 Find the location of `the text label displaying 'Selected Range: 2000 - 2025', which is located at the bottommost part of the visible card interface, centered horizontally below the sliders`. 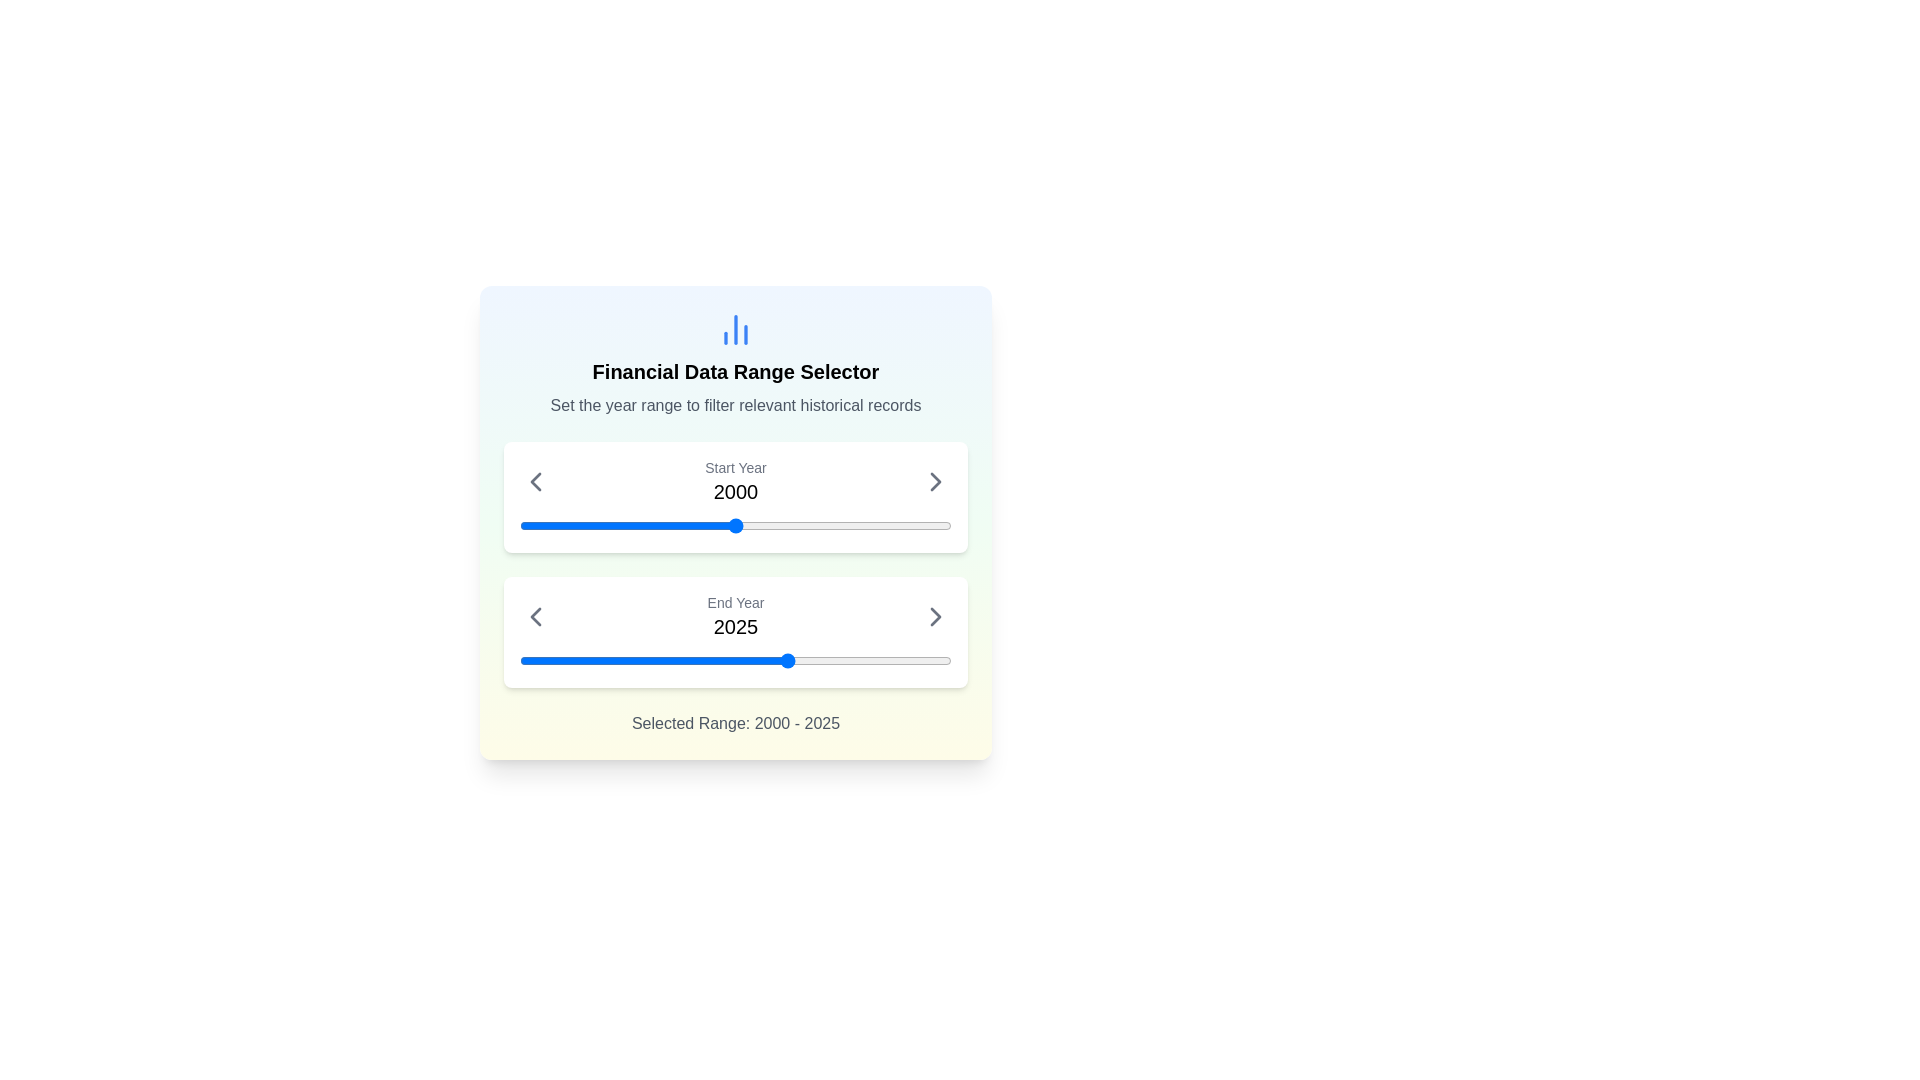

the text label displaying 'Selected Range: 2000 - 2025', which is located at the bottommost part of the visible card interface, centered horizontally below the sliders is located at coordinates (734, 724).